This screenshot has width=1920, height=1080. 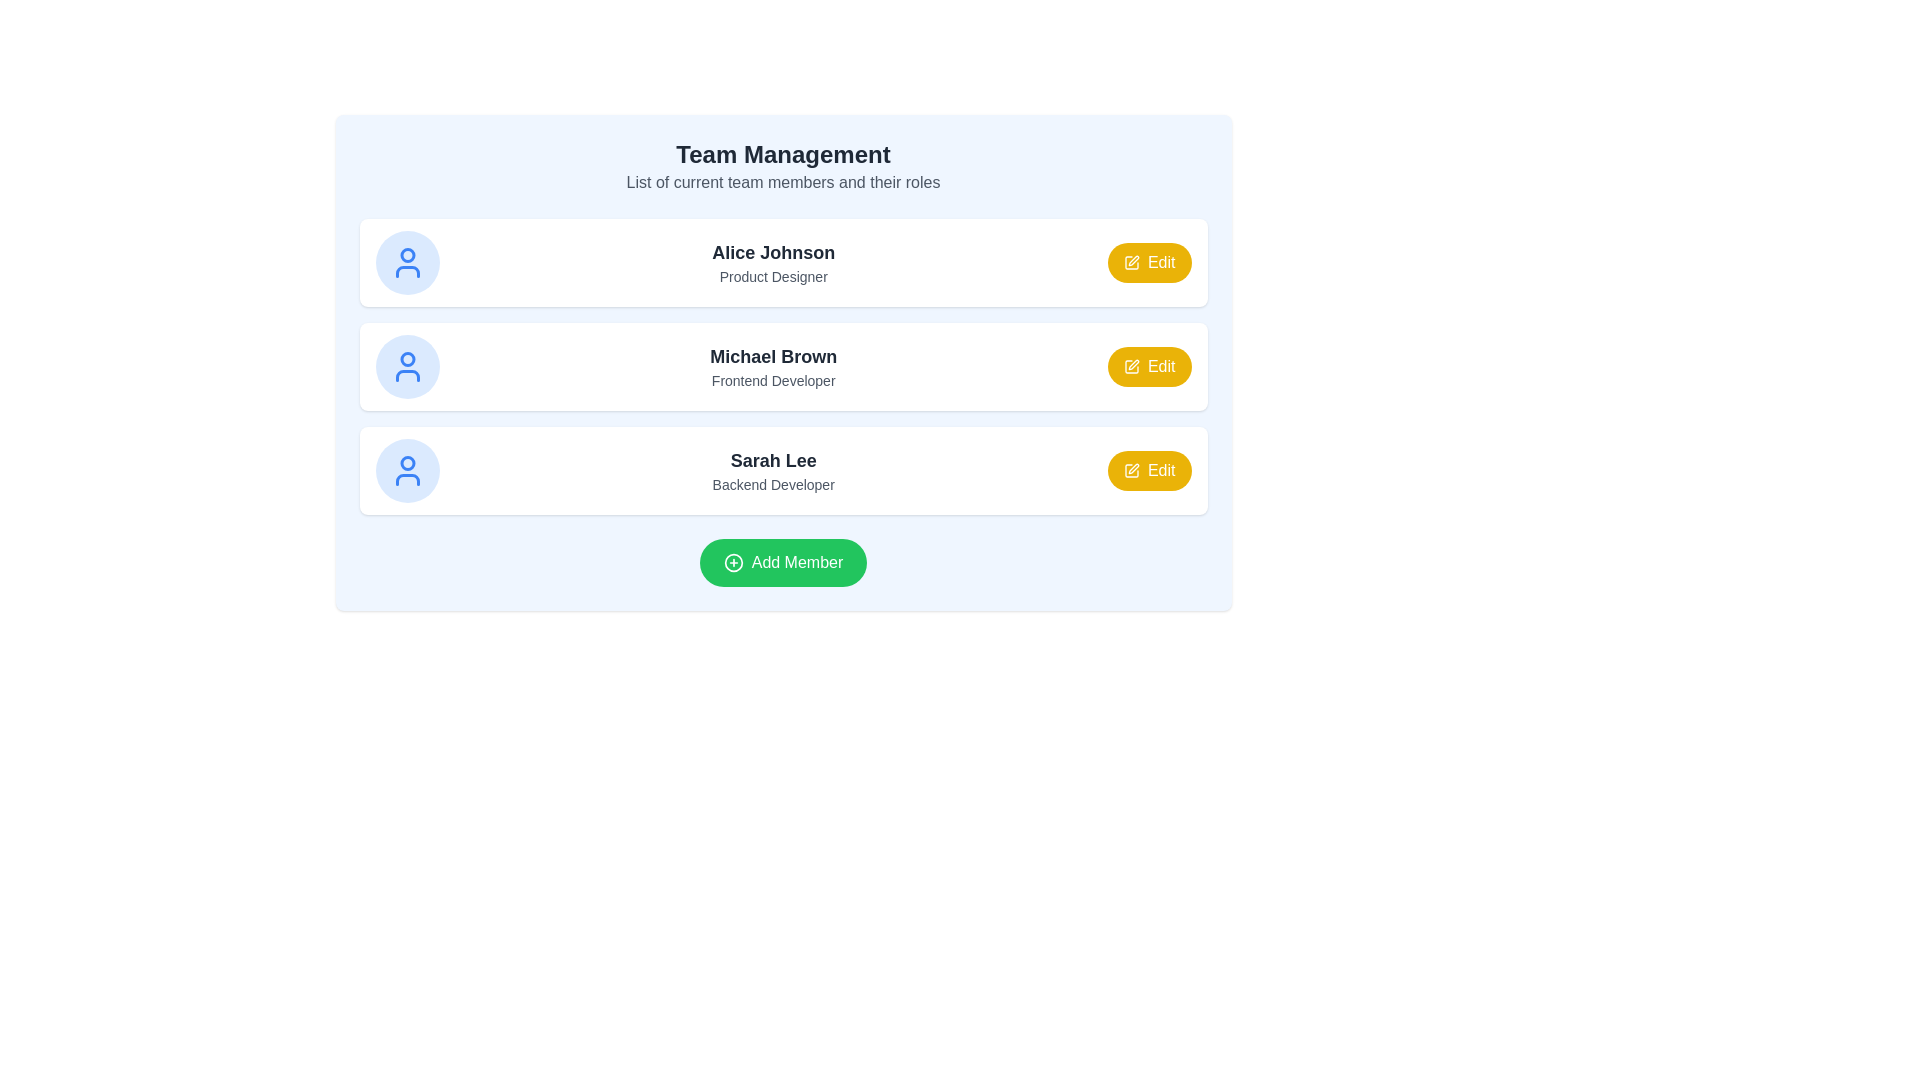 What do you see at coordinates (406, 261) in the screenshot?
I see `the circular blue icon representing Alice Johnson, a Product Designer, in the Team Management section` at bounding box center [406, 261].